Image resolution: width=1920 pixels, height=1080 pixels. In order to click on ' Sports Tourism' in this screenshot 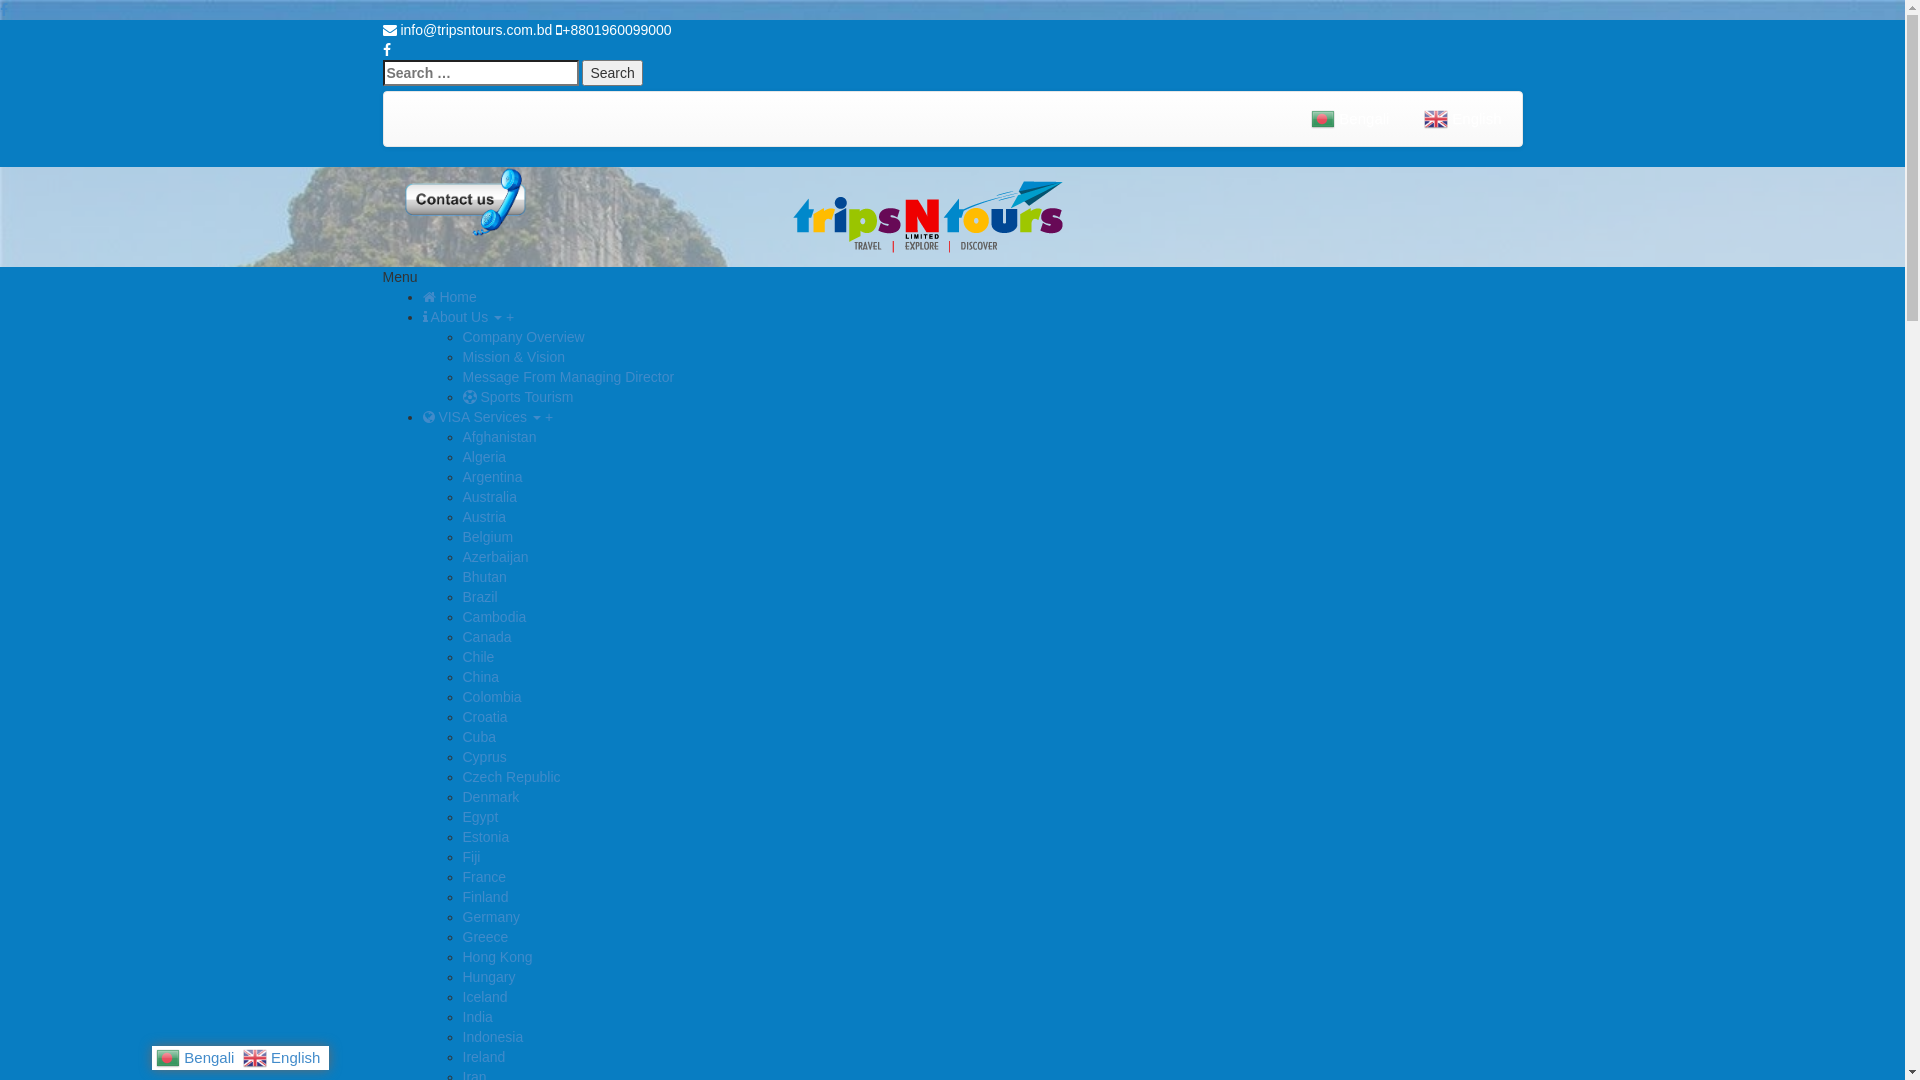, I will do `click(460, 397)`.